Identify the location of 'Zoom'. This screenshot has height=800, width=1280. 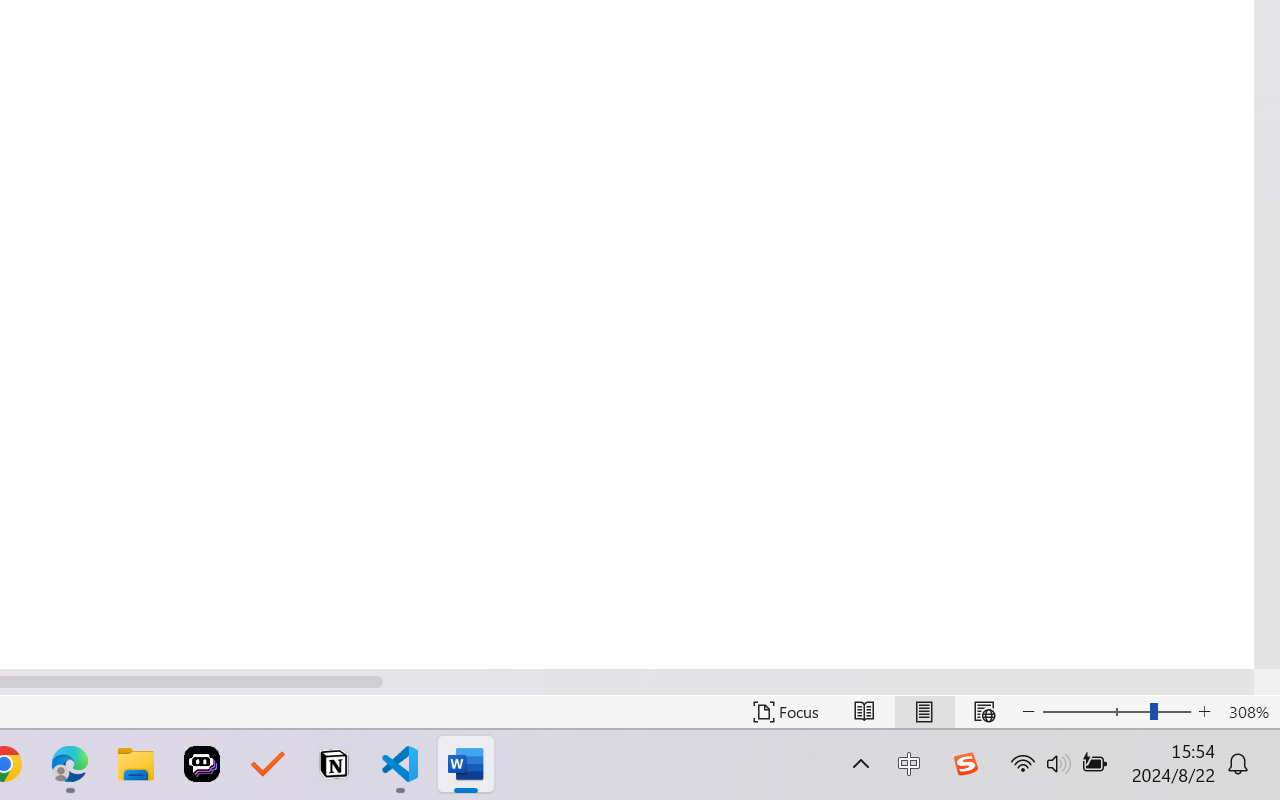
(1115, 711).